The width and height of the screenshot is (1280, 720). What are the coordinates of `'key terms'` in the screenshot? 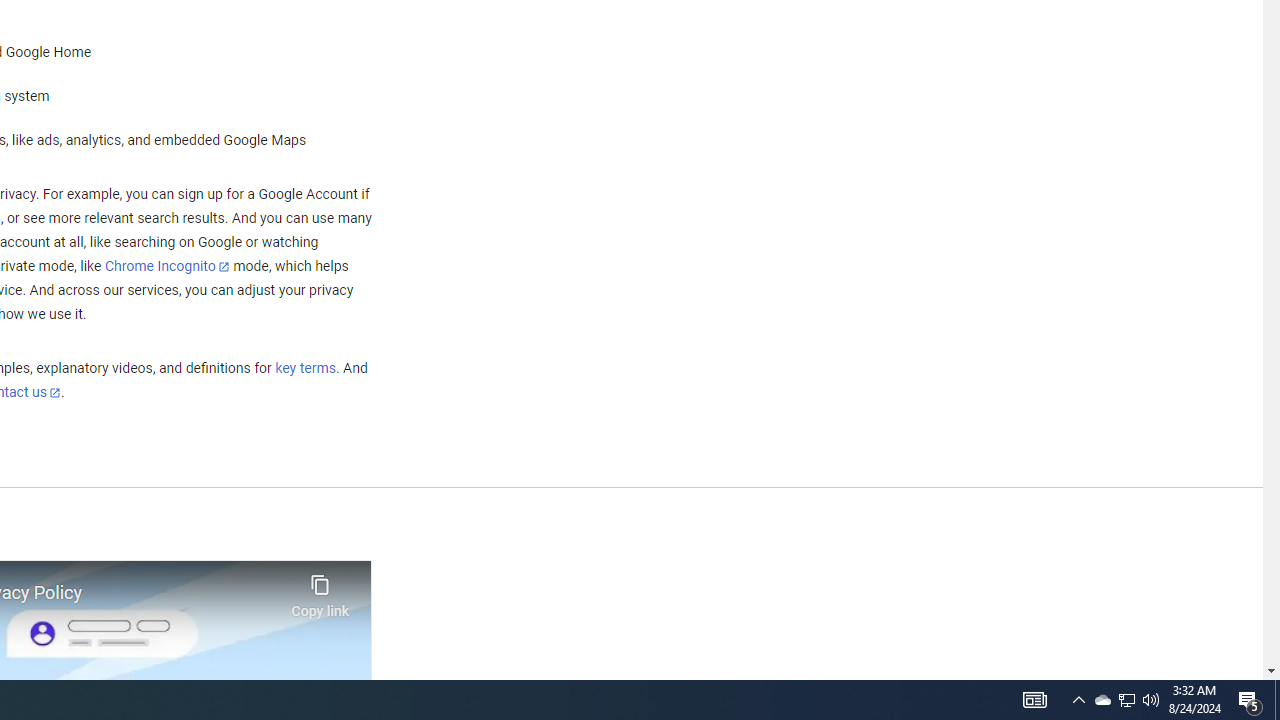 It's located at (304, 368).